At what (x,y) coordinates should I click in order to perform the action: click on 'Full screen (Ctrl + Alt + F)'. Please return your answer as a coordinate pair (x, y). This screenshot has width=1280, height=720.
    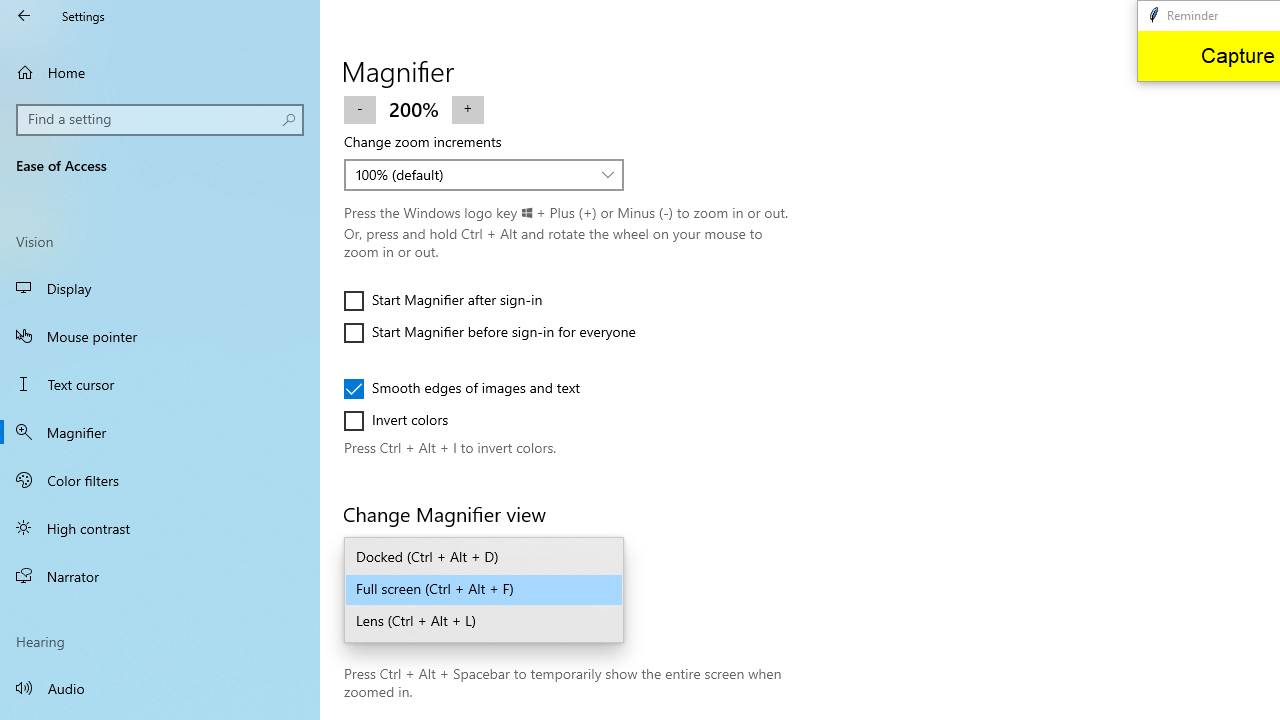
    Looking at the image, I should click on (484, 589).